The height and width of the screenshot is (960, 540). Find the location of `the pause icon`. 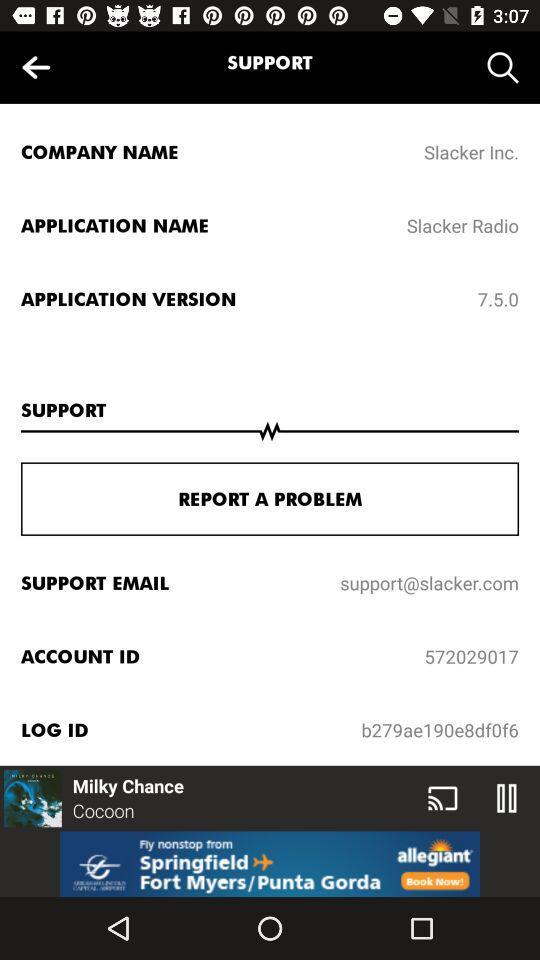

the pause icon is located at coordinates (507, 798).